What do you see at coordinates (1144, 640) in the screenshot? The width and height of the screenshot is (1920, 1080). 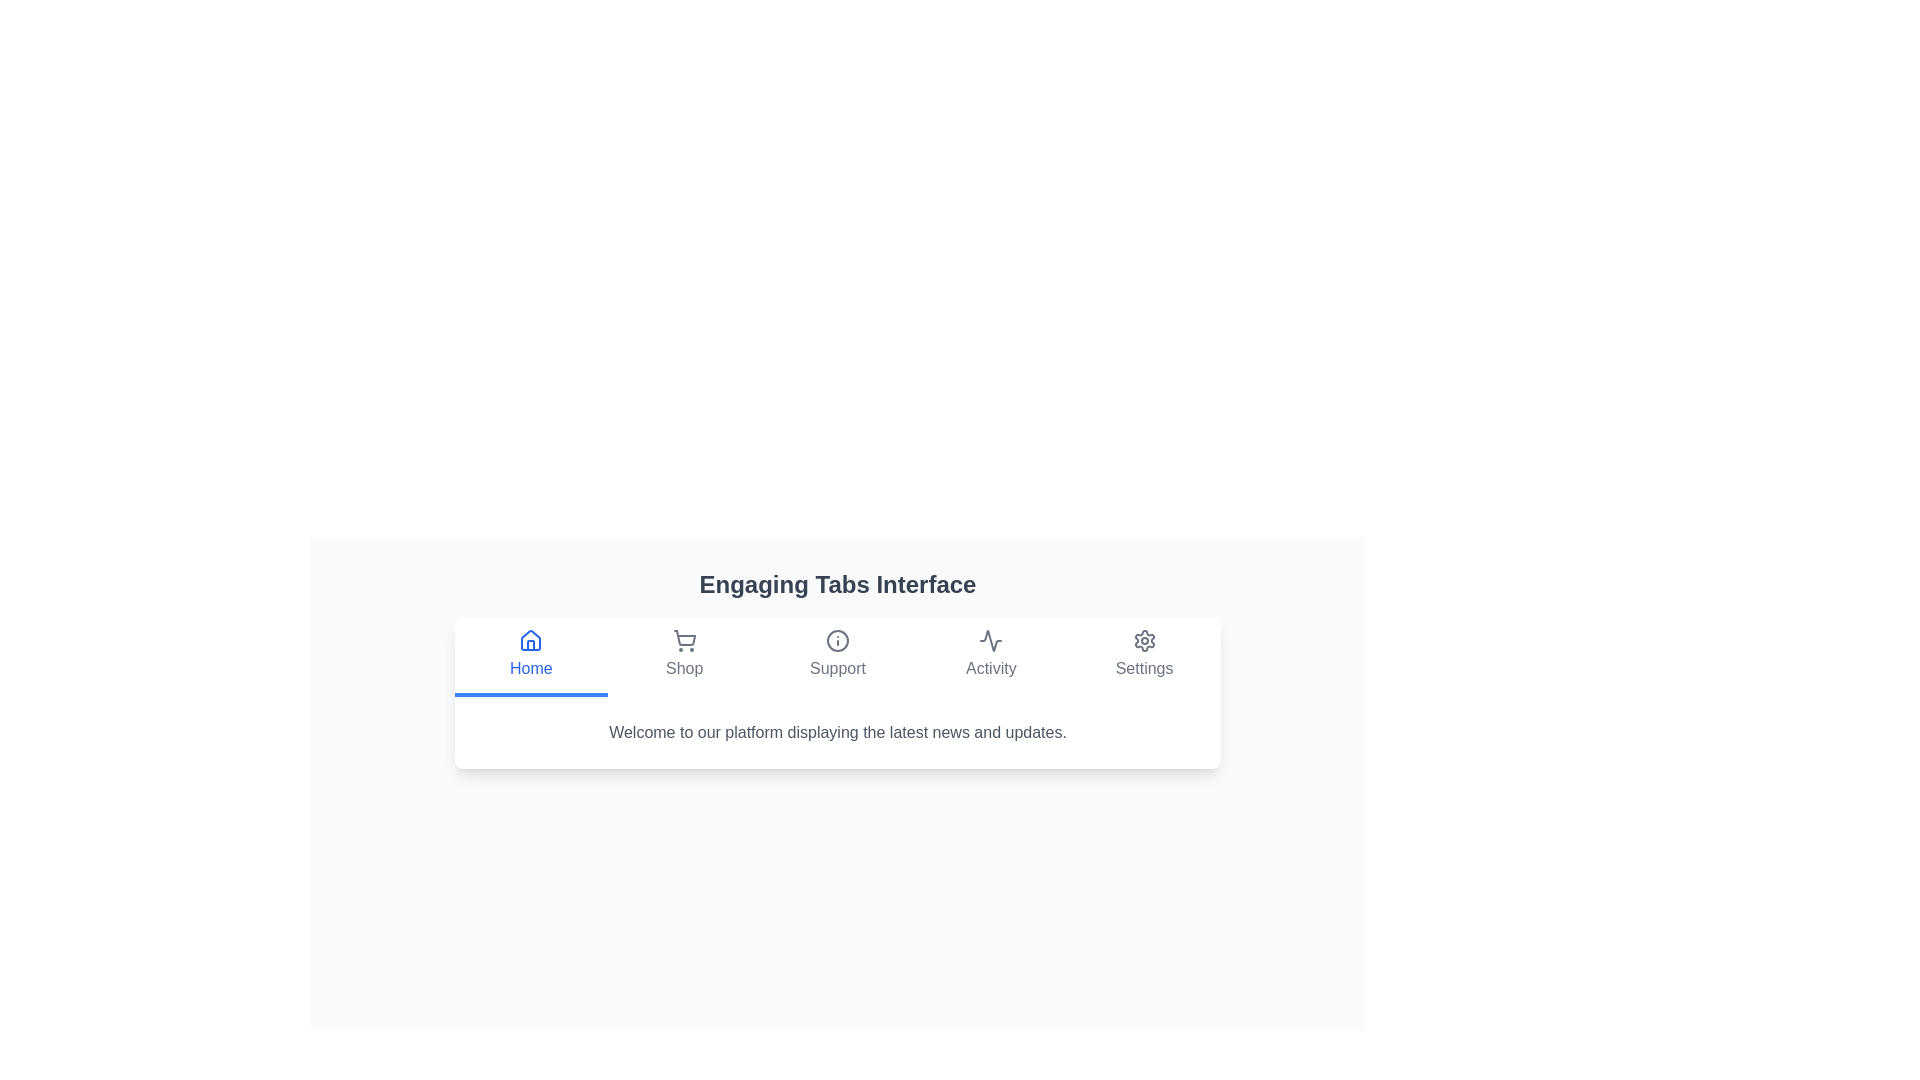 I see `the Settings icon located at the bottom right corner of the horizontal menu bar to possibly display a tooltip or highlight` at bounding box center [1144, 640].